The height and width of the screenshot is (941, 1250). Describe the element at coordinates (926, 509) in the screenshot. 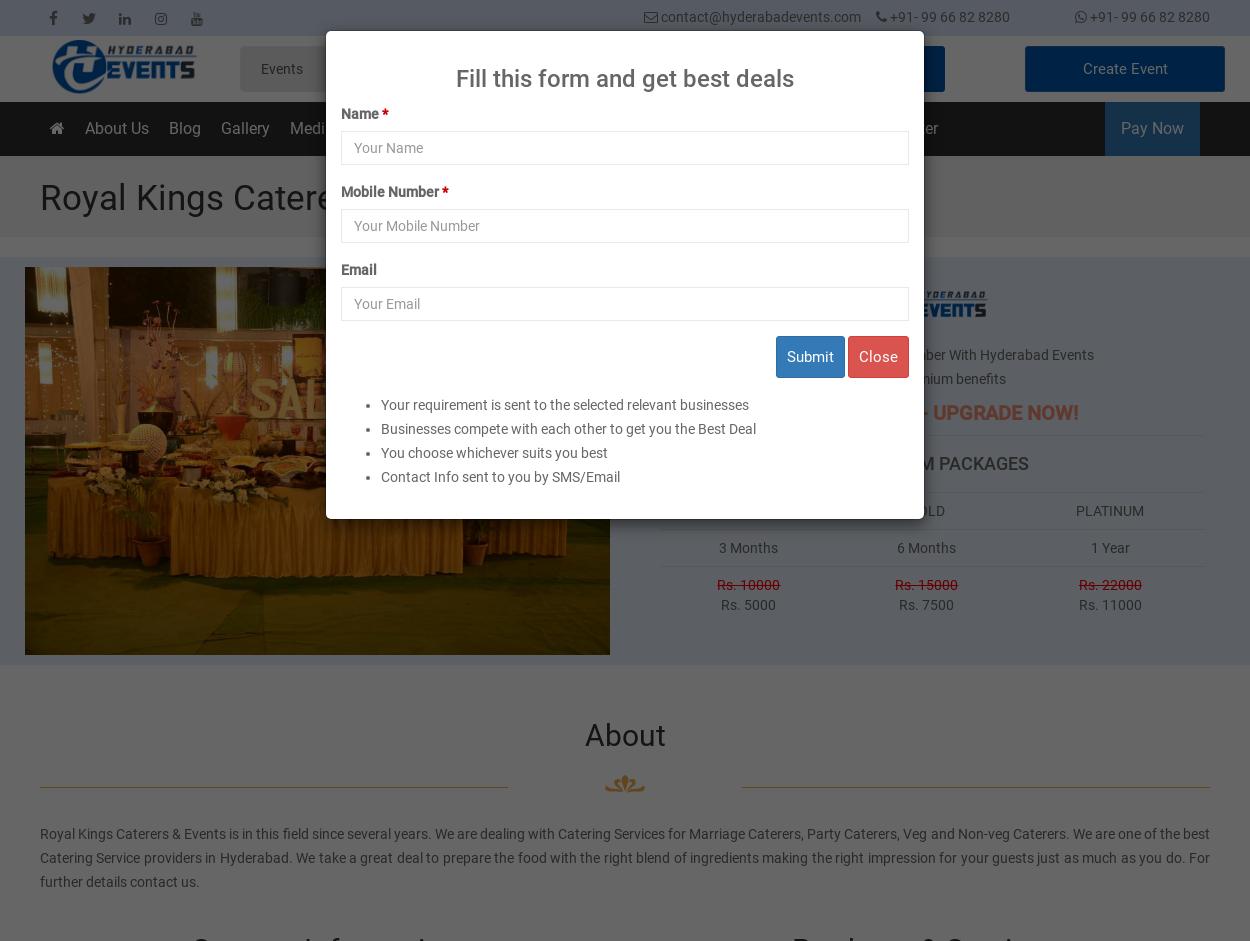

I see `'GOLD'` at that location.